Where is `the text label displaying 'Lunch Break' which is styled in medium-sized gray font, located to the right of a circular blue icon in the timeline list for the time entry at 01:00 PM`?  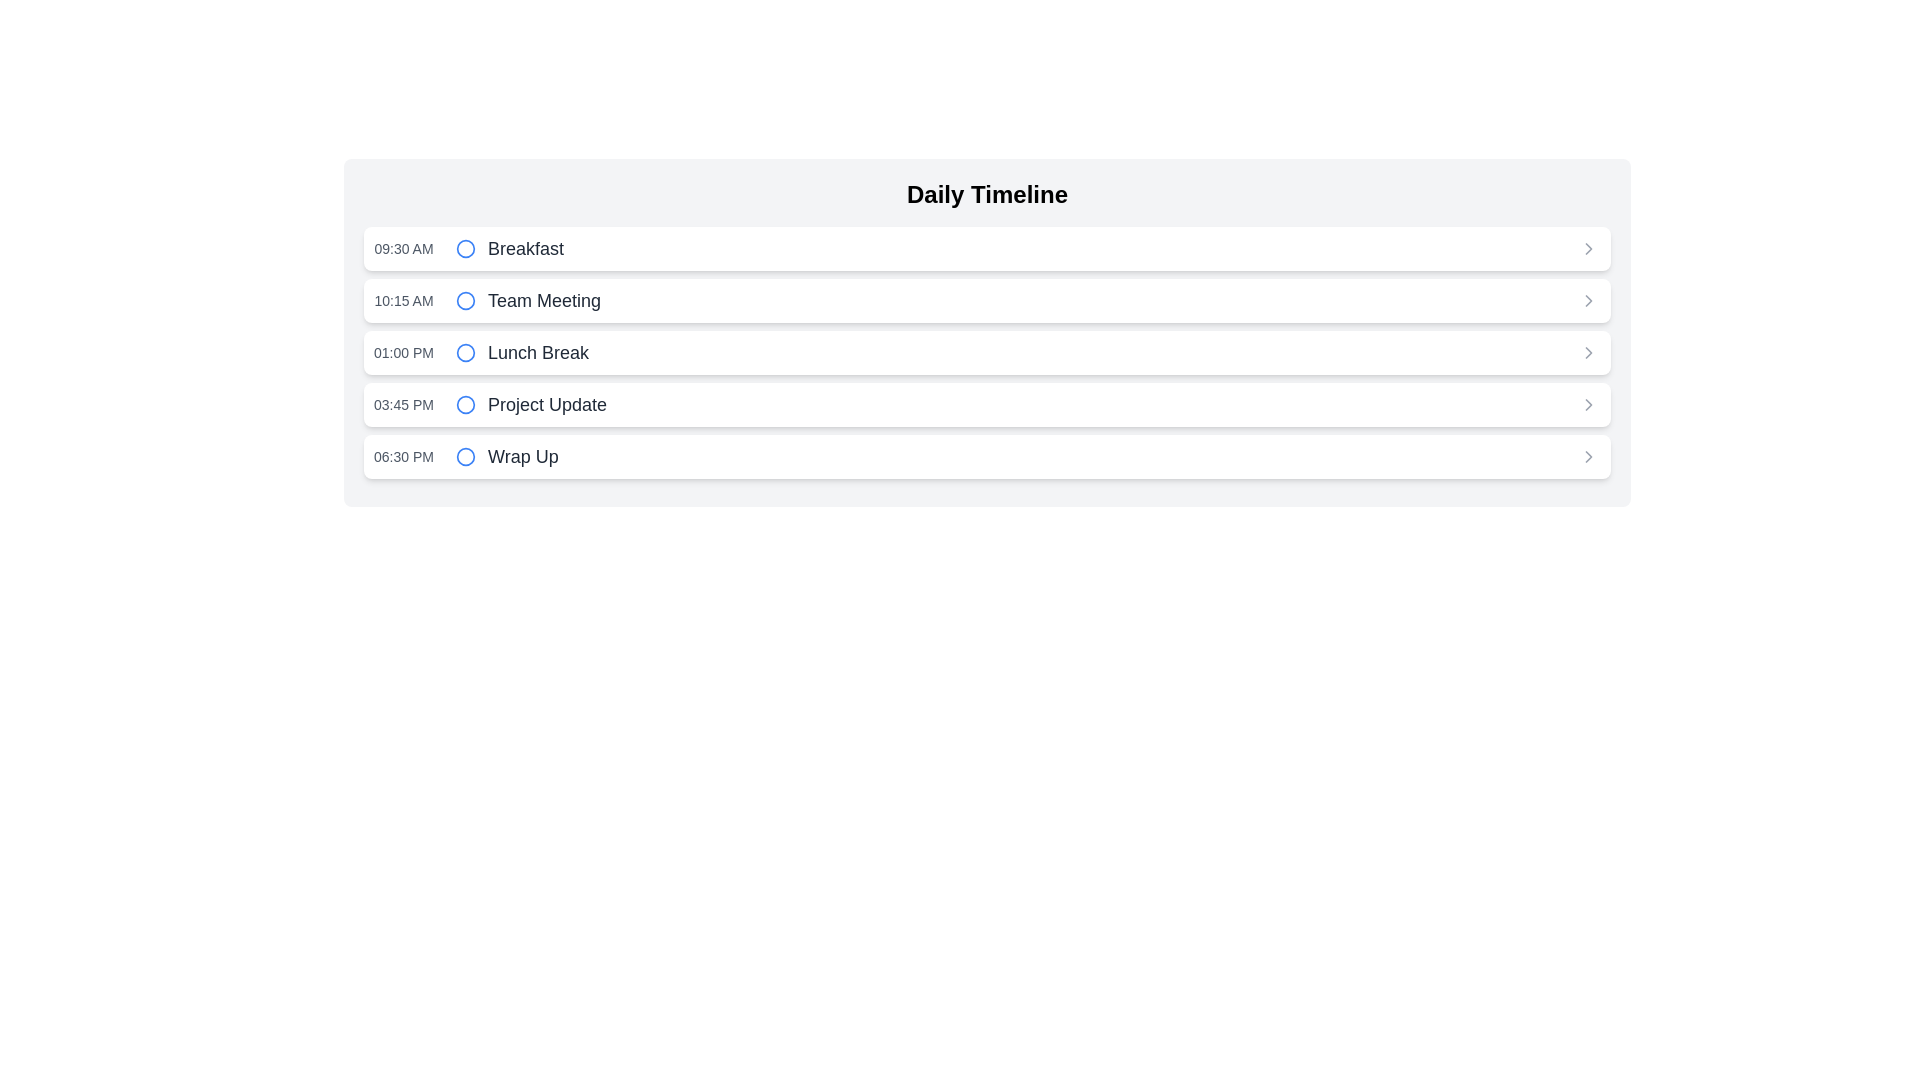
the text label displaying 'Lunch Break' which is styled in medium-sized gray font, located to the right of a circular blue icon in the timeline list for the time entry at 01:00 PM is located at coordinates (538, 352).